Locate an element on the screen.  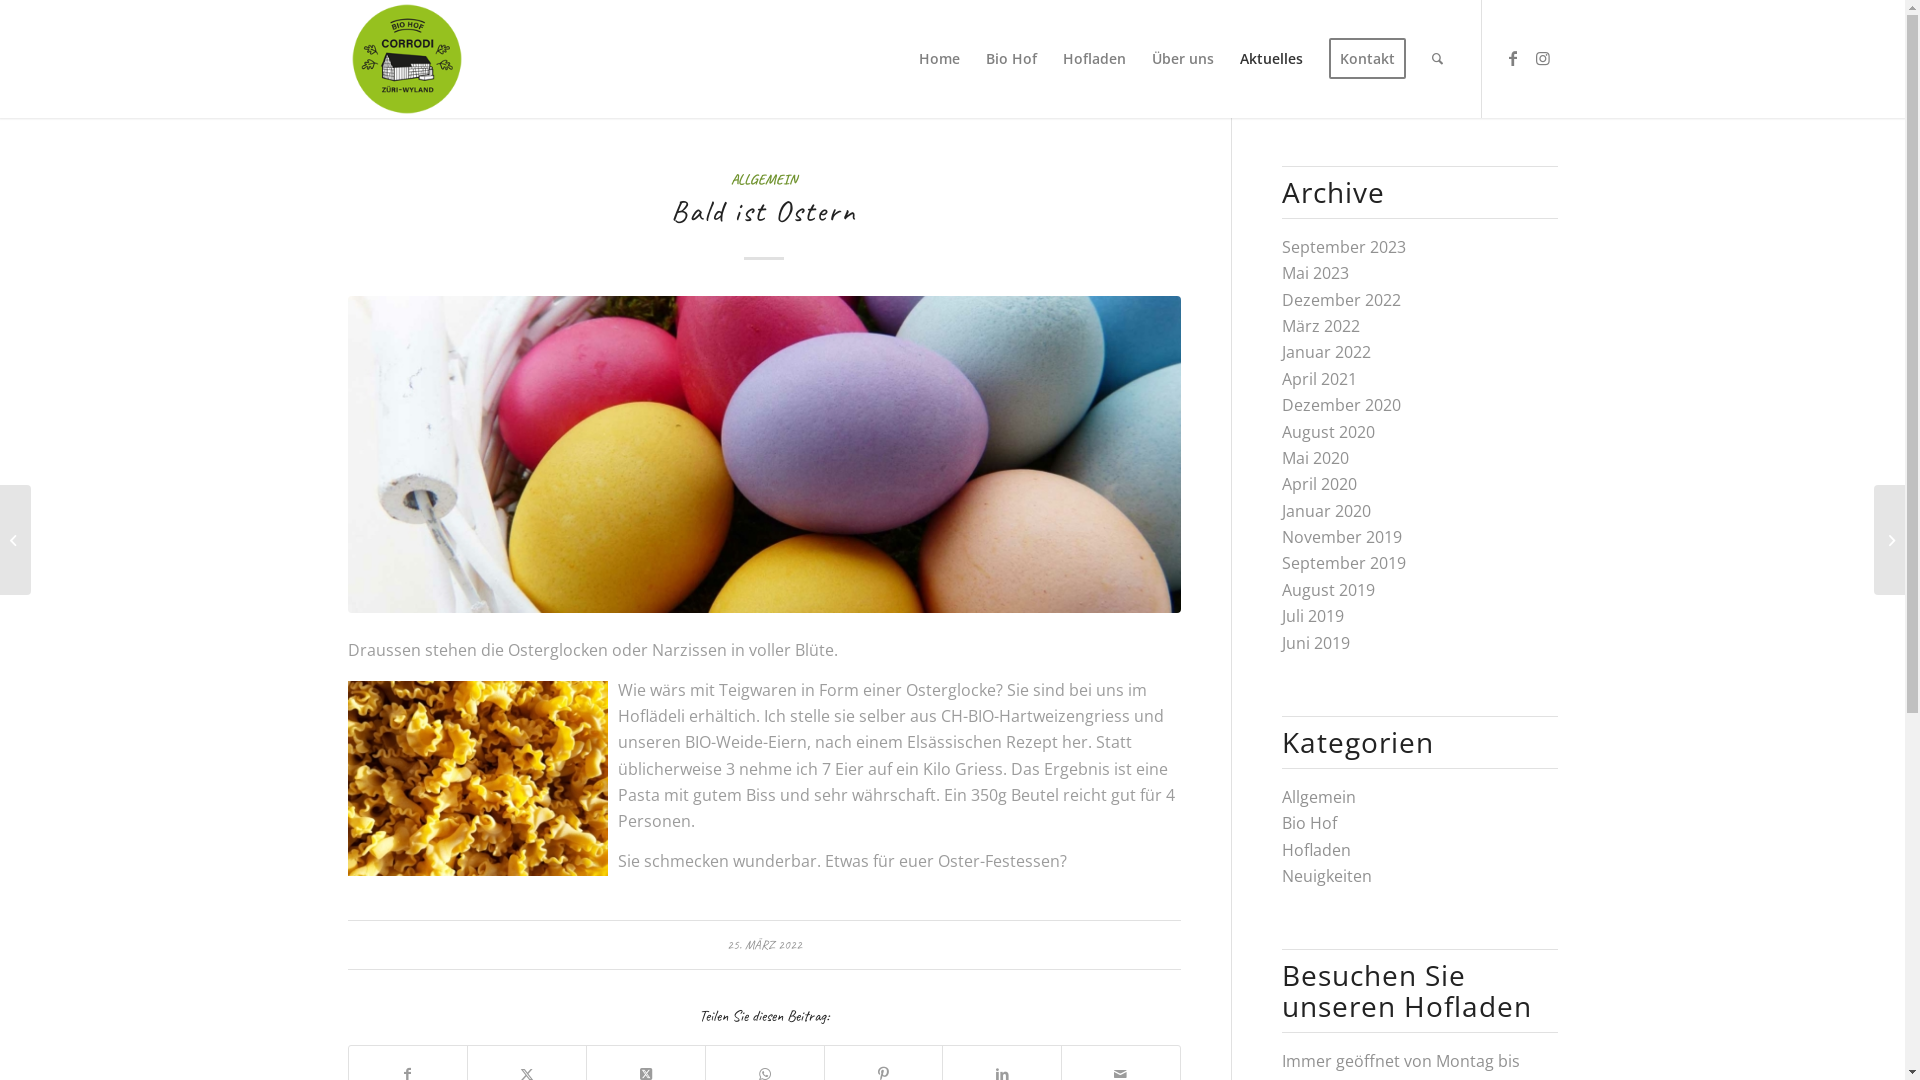
'logo_biohof_gorrodi_gruen_156' is located at coordinates (406, 57).